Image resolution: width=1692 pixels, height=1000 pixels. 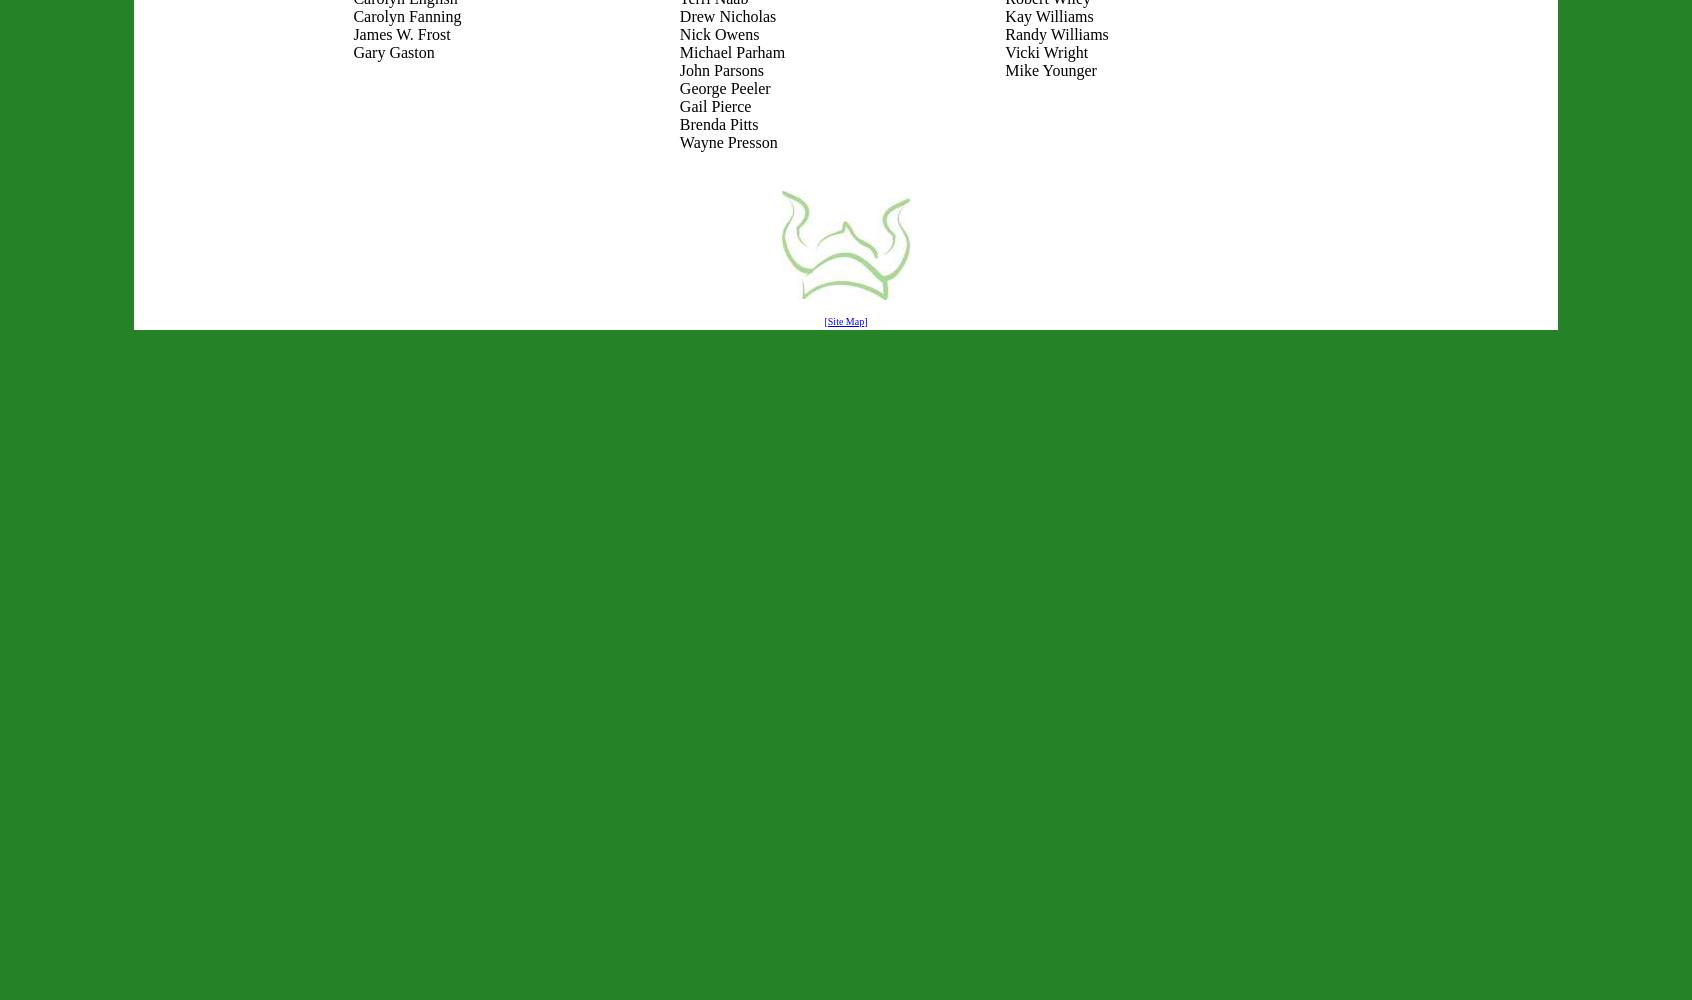 What do you see at coordinates (401, 34) in the screenshot?
I see `'James W. Frost'` at bounding box center [401, 34].